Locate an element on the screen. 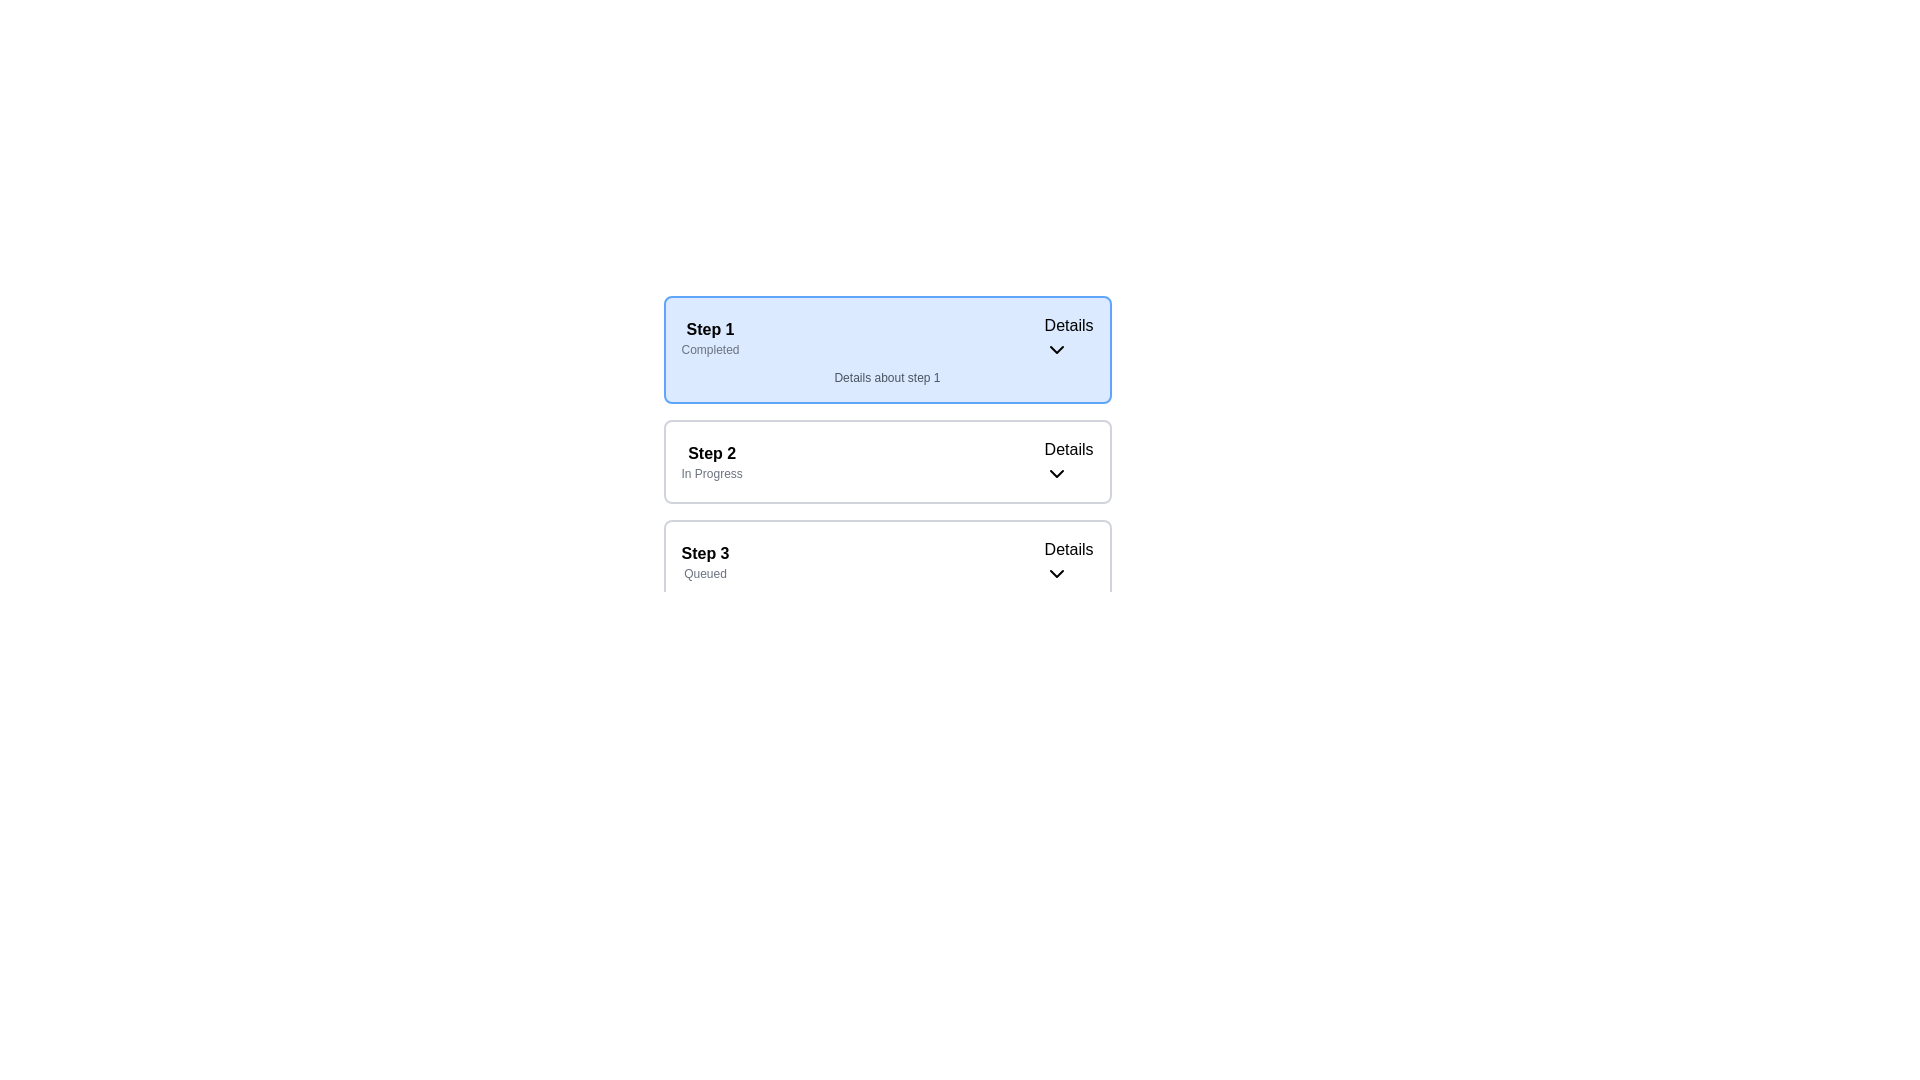 The height and width of the screenshot is (1080, 1920). the informational text display related to 'Step 1', which is positioned below the 'Step 1' and 'Completed' labels, and above the 'Step 2' section is located at coordinates (886, 378).